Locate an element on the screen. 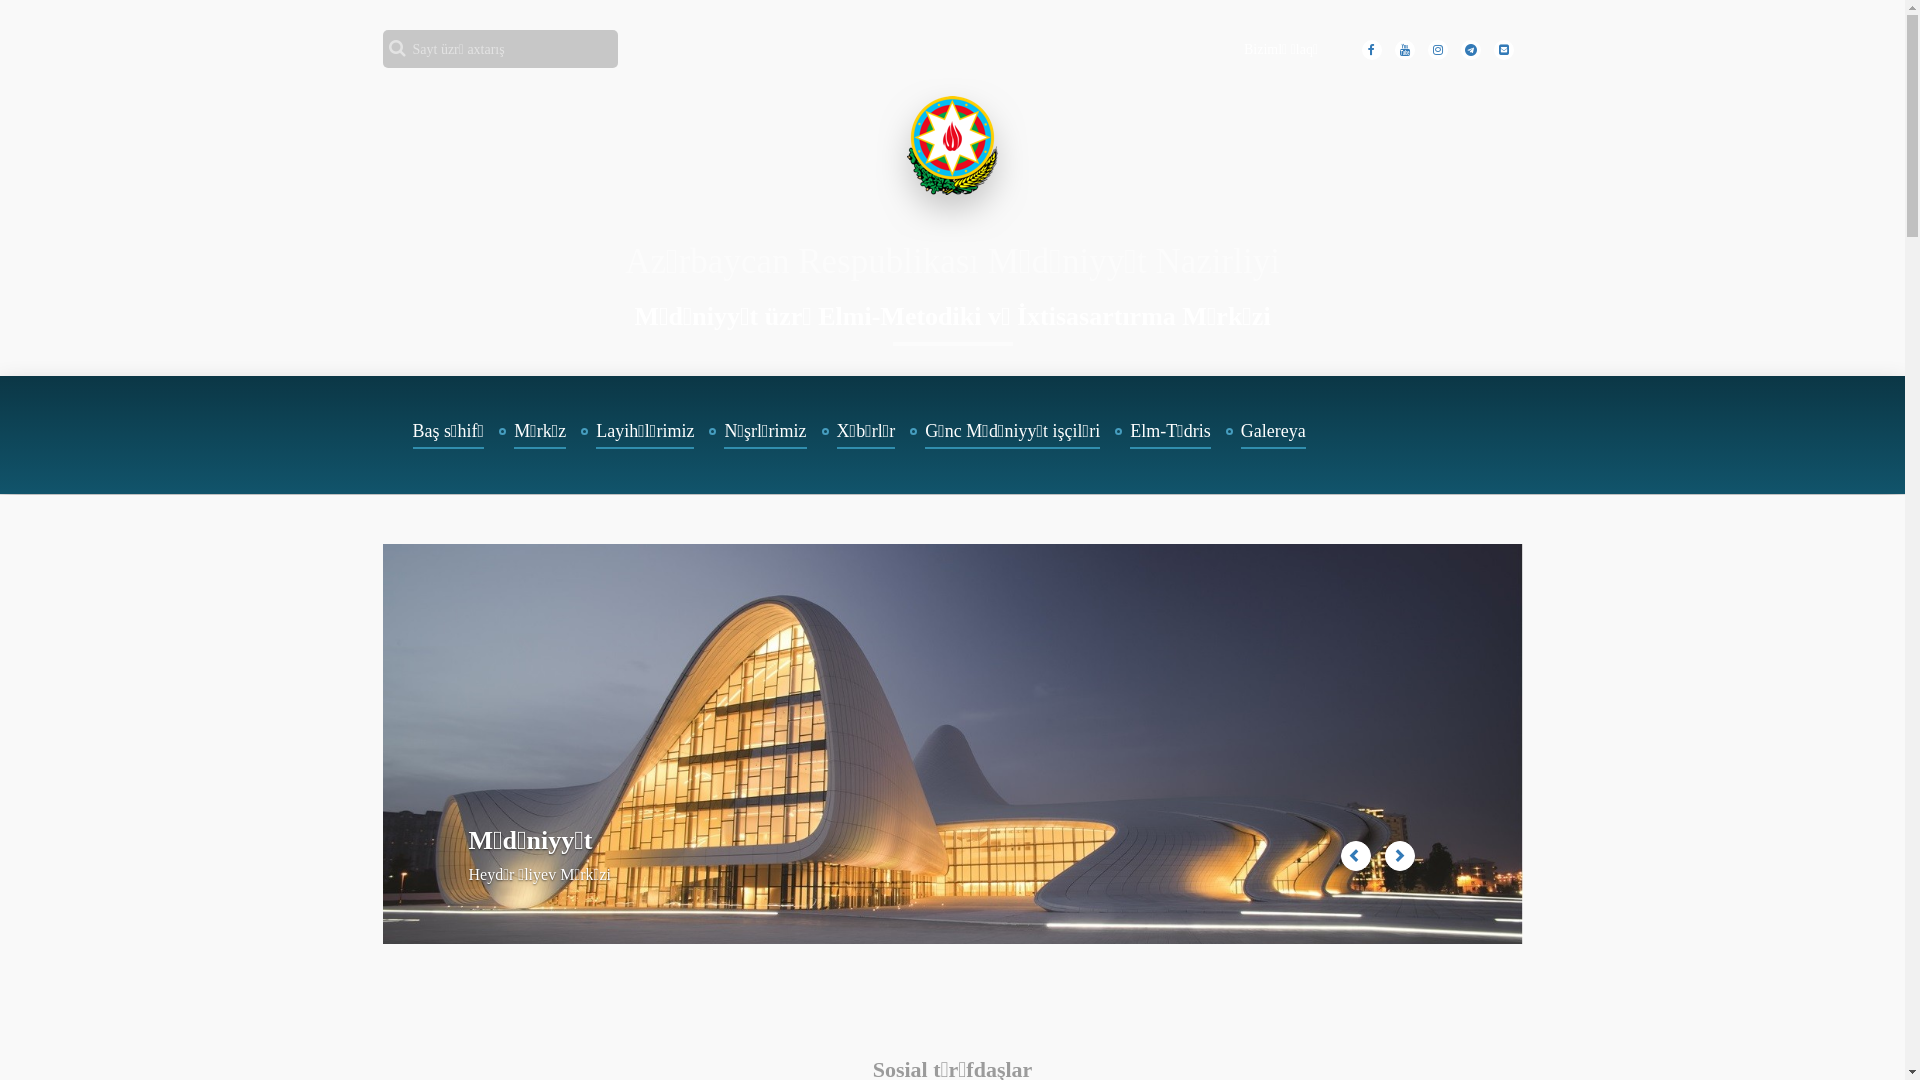  'Galereya' is located at coordinates (1224, 434).